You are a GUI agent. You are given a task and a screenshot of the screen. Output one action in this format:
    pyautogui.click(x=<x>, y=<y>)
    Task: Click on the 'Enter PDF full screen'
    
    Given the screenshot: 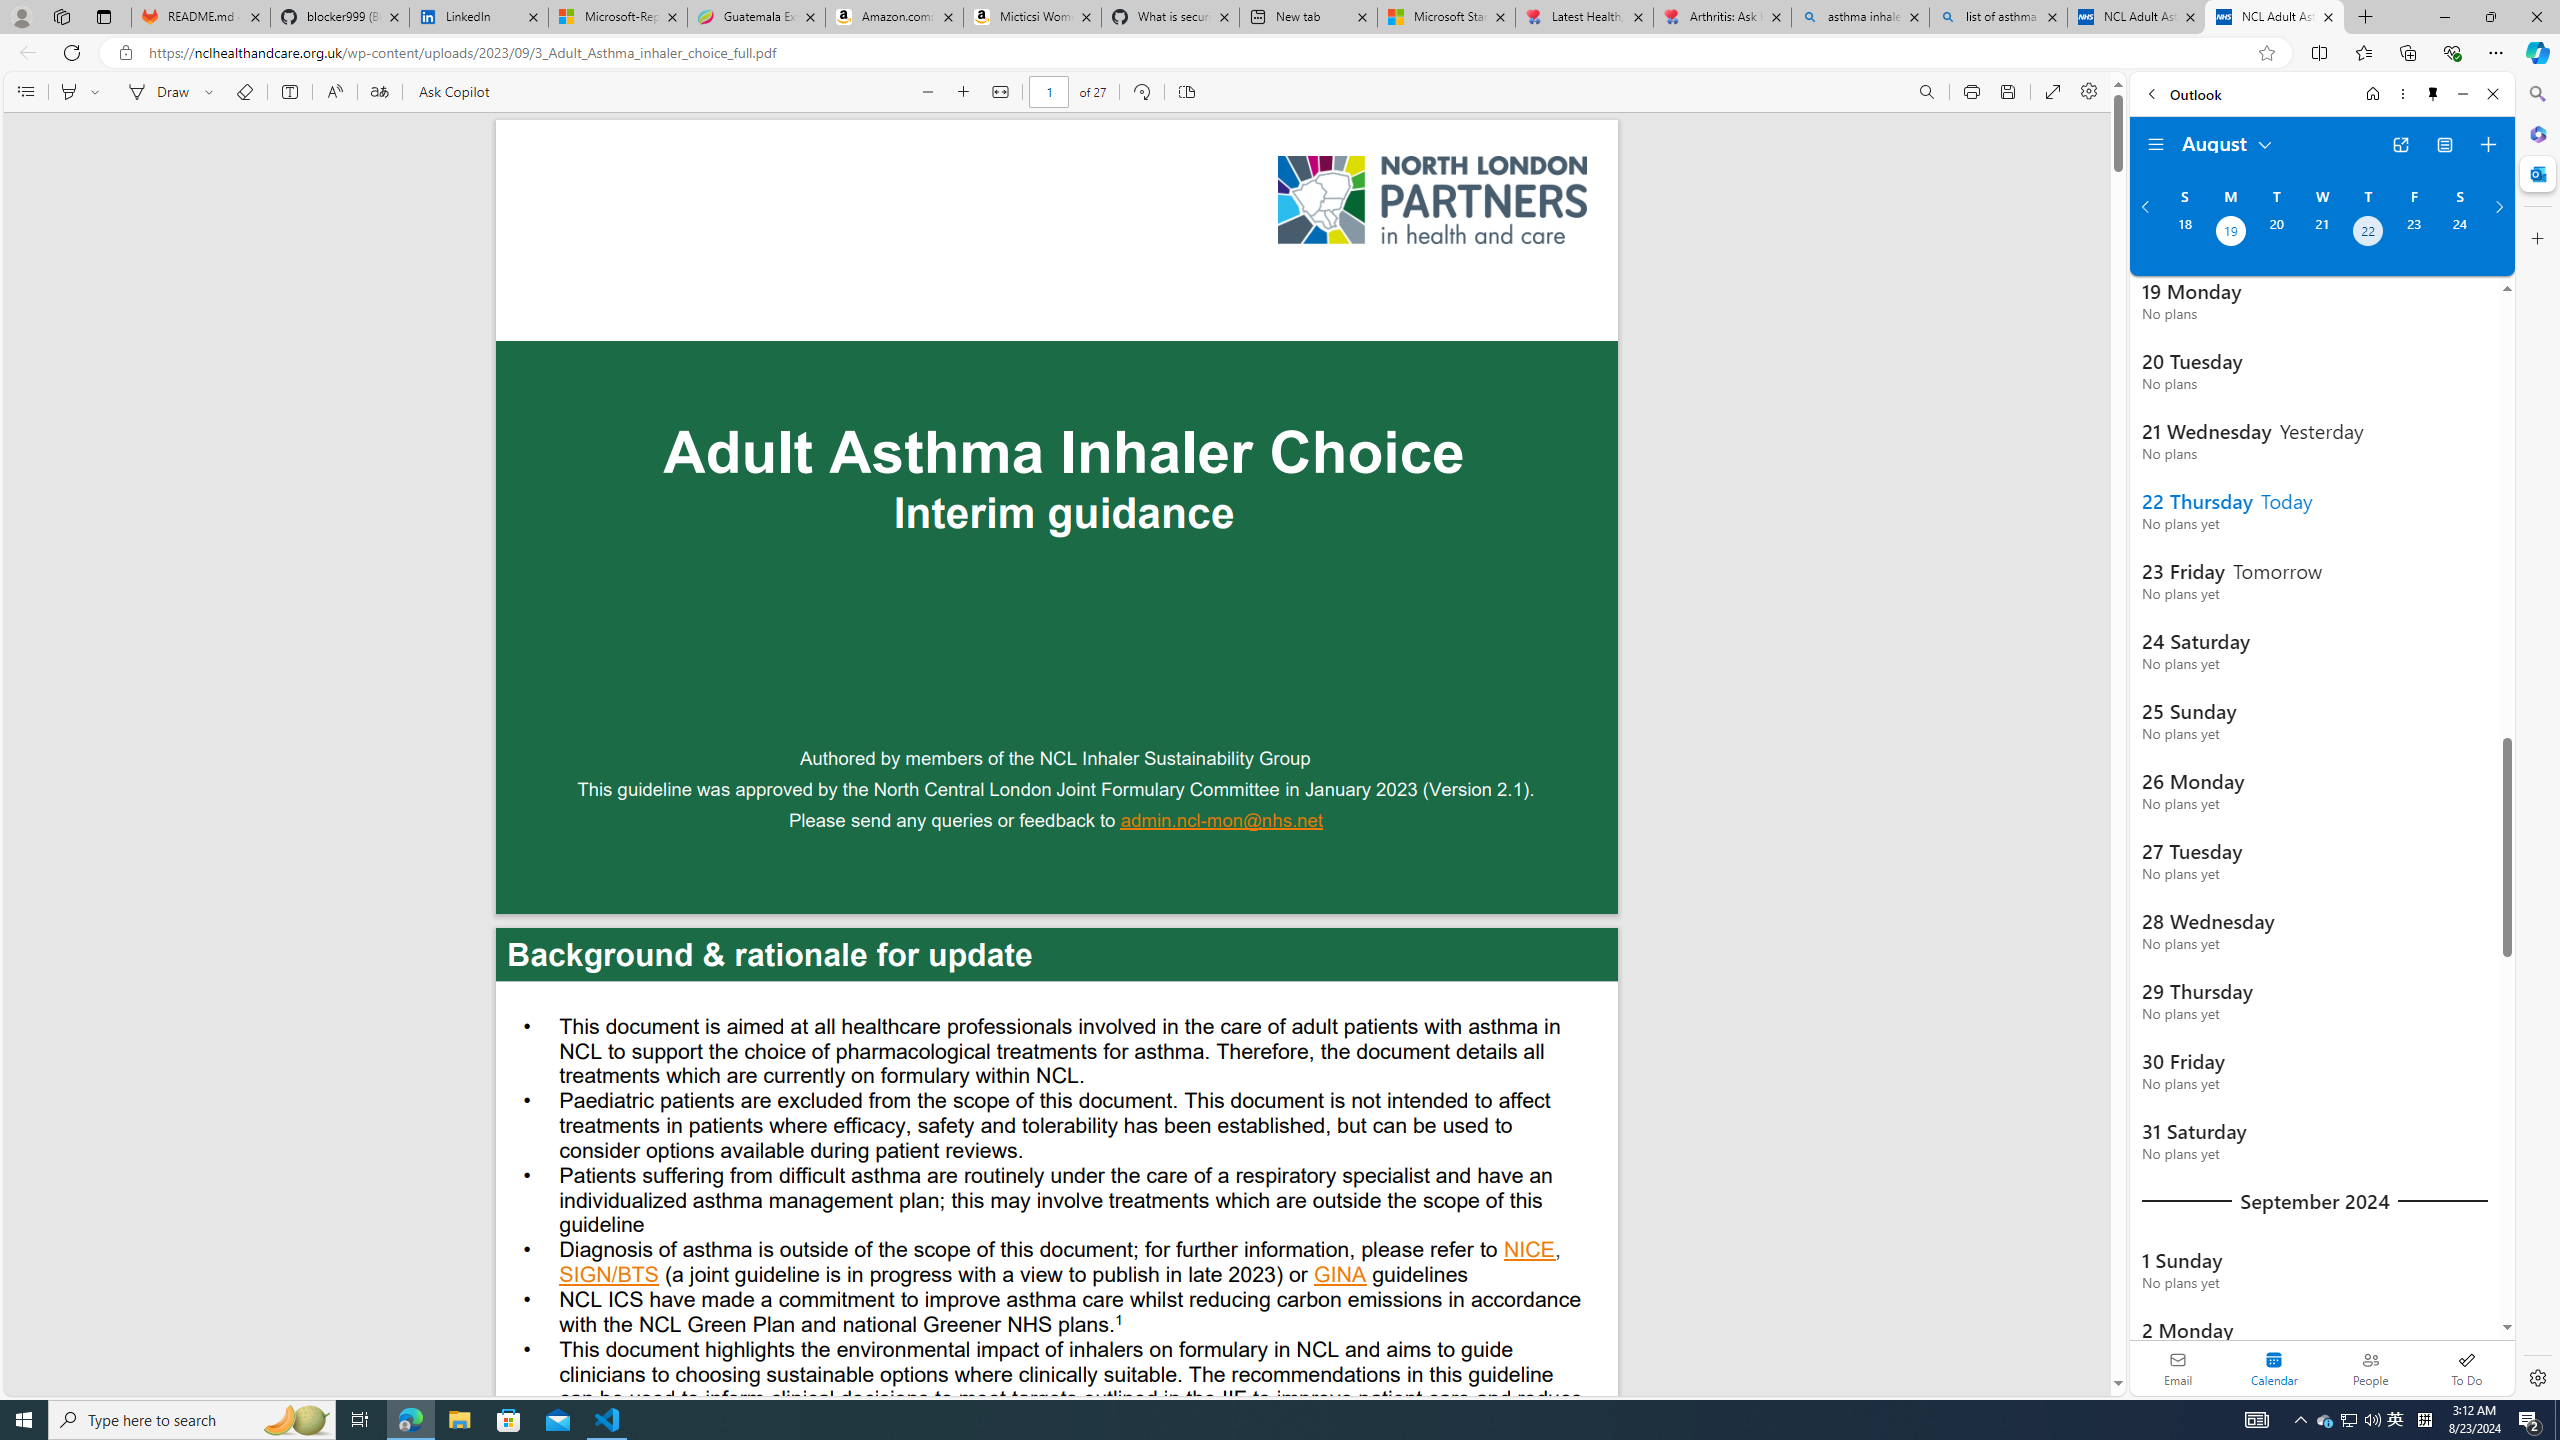 What is the action you would take?
    pyautogui.click(x=2053, y=91)
    